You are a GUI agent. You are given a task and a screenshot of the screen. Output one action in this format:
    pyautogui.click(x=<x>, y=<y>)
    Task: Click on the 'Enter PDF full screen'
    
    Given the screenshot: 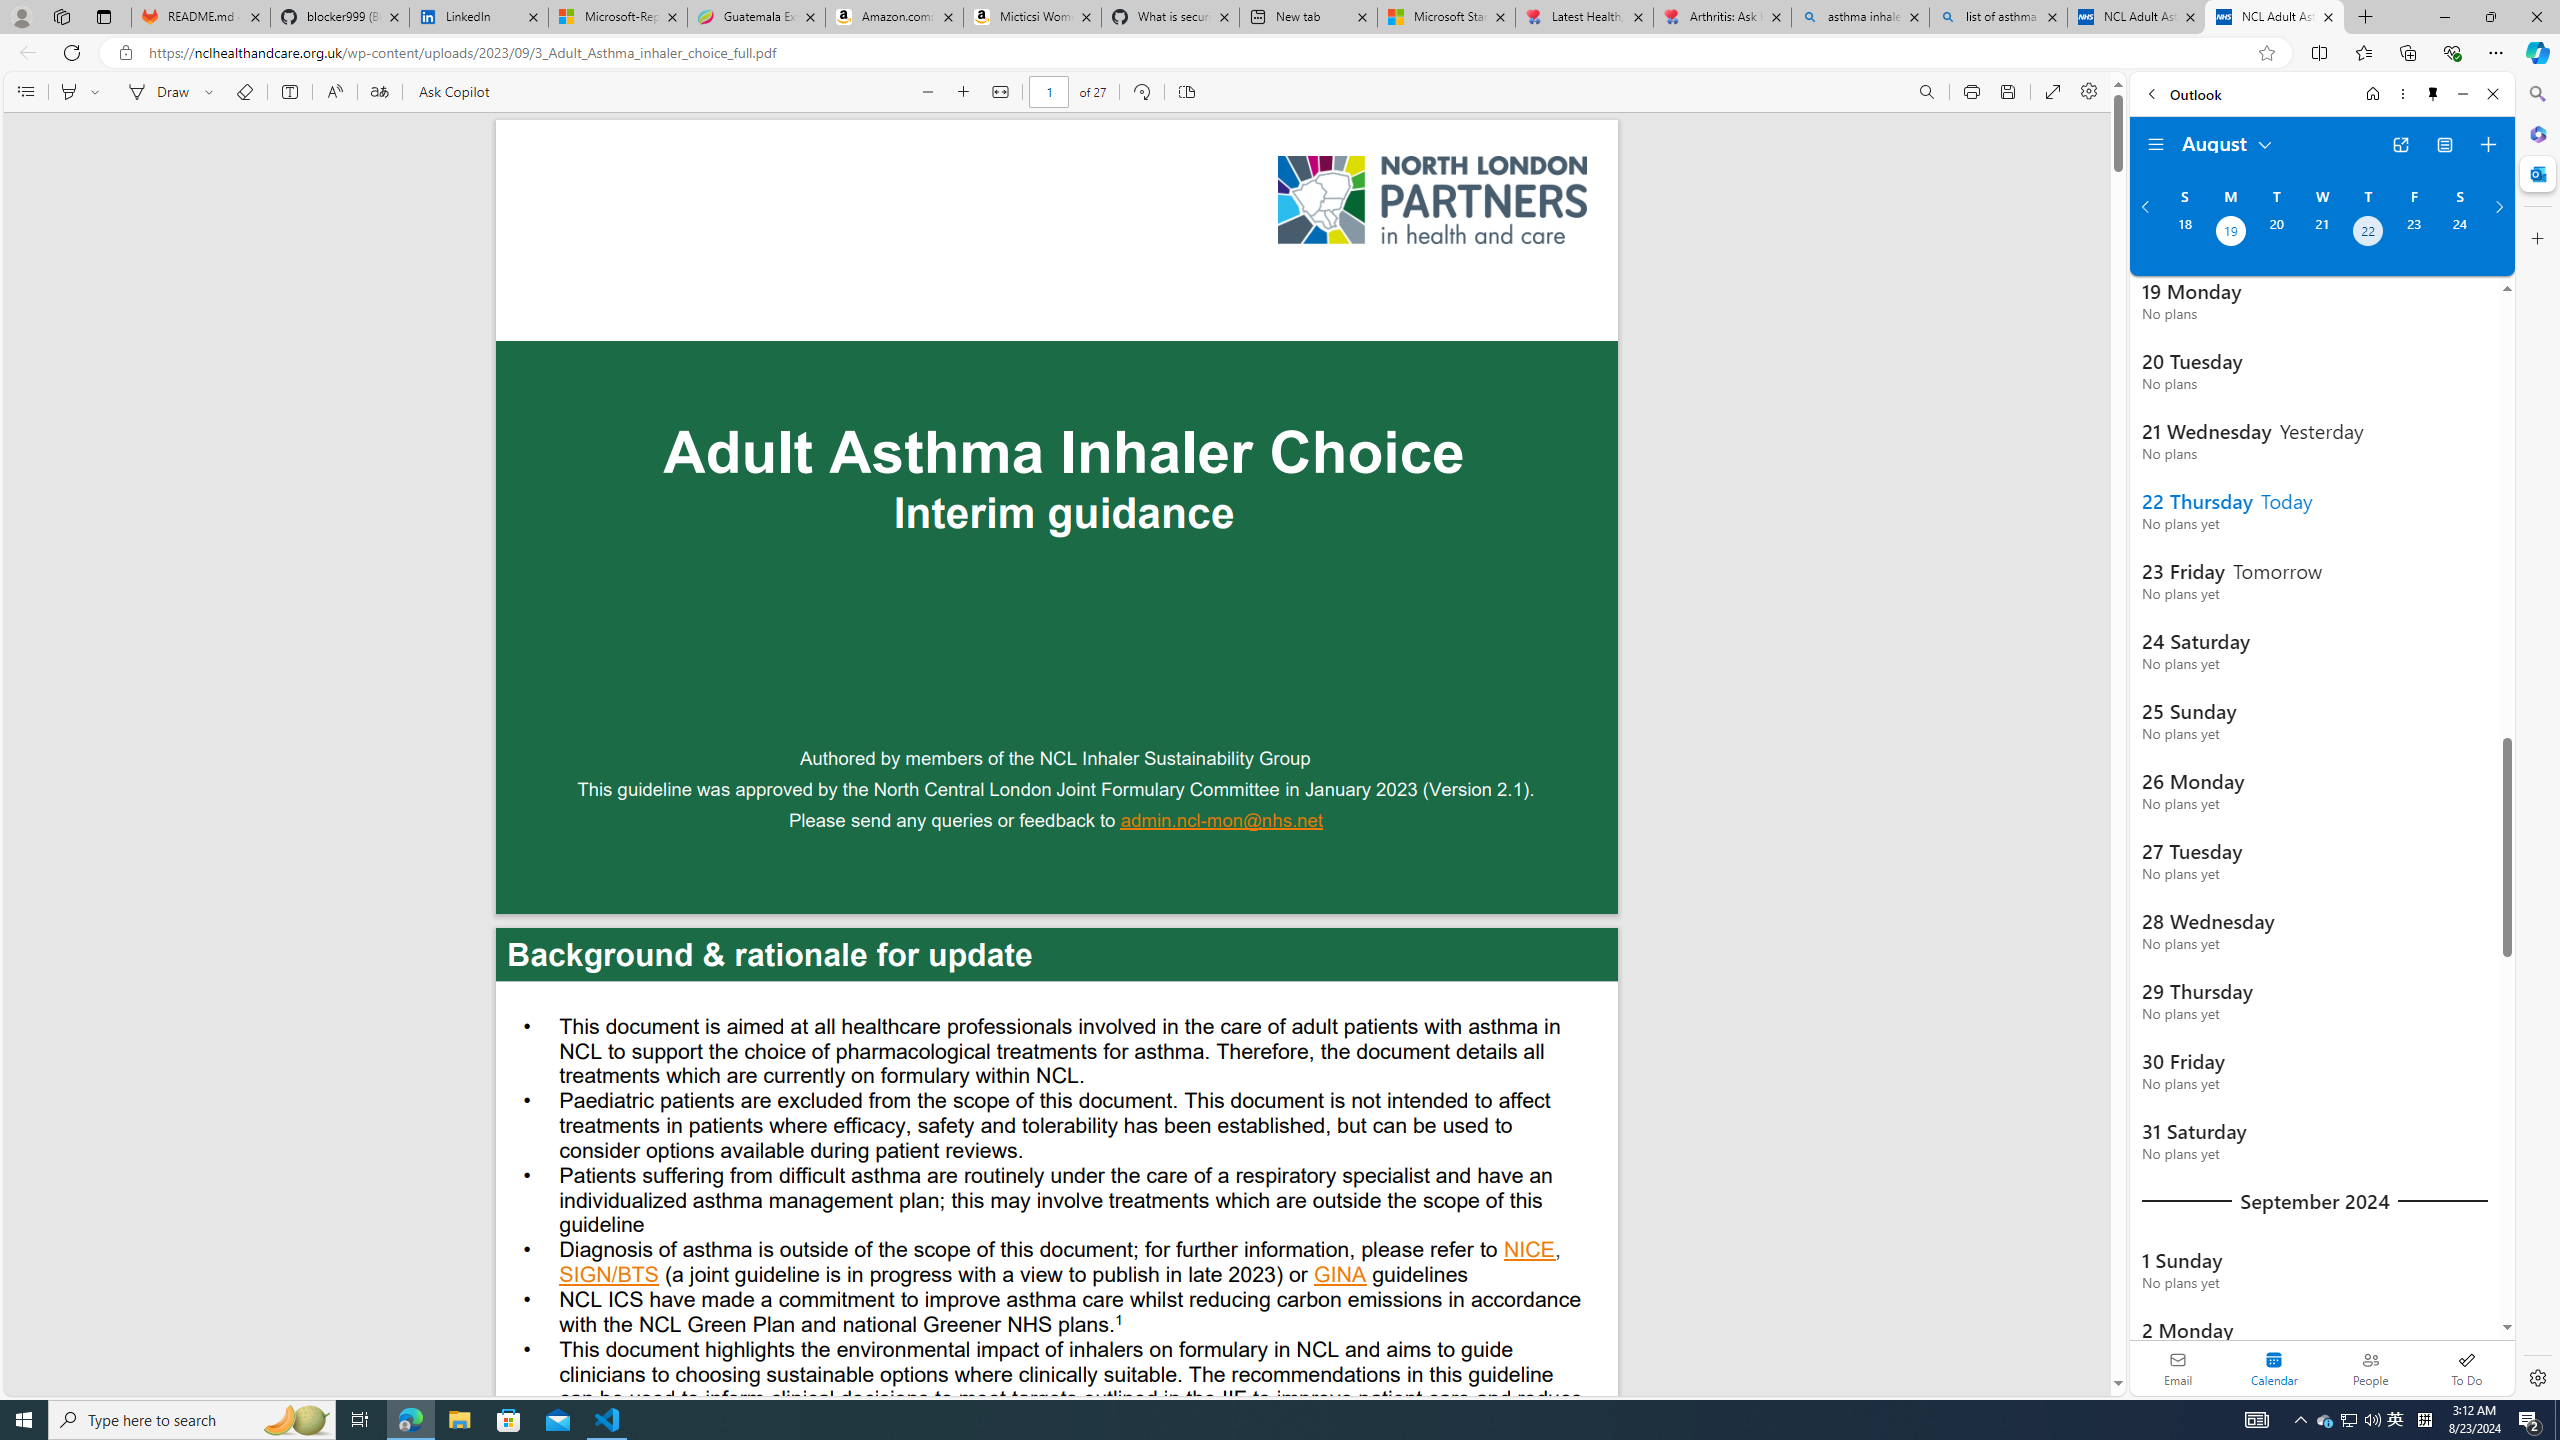 What is the action you would take?
    pyautogui.click(x=2053, y=91)
    